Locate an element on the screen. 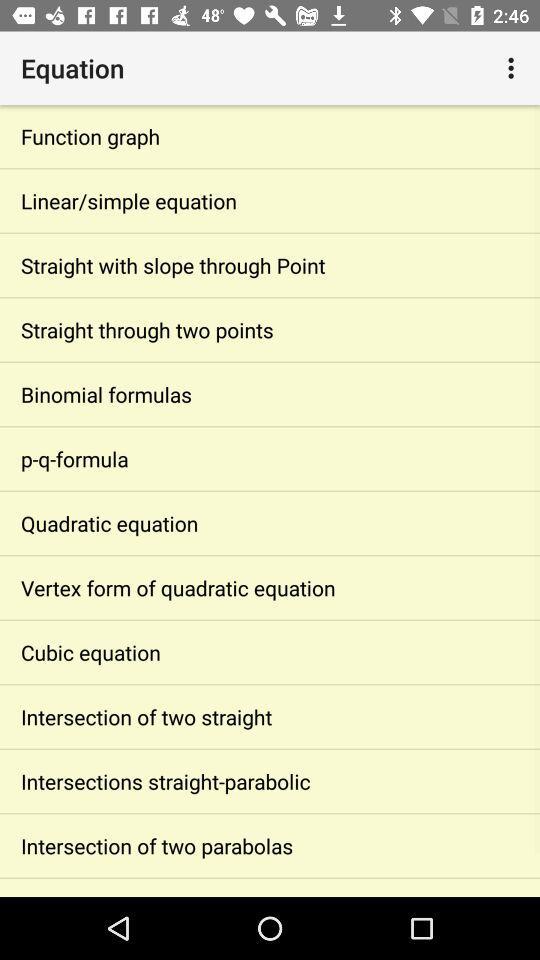 This screenshot has height=960, width=540. the item below quadratic equation item is located at coordinates (270, 588).